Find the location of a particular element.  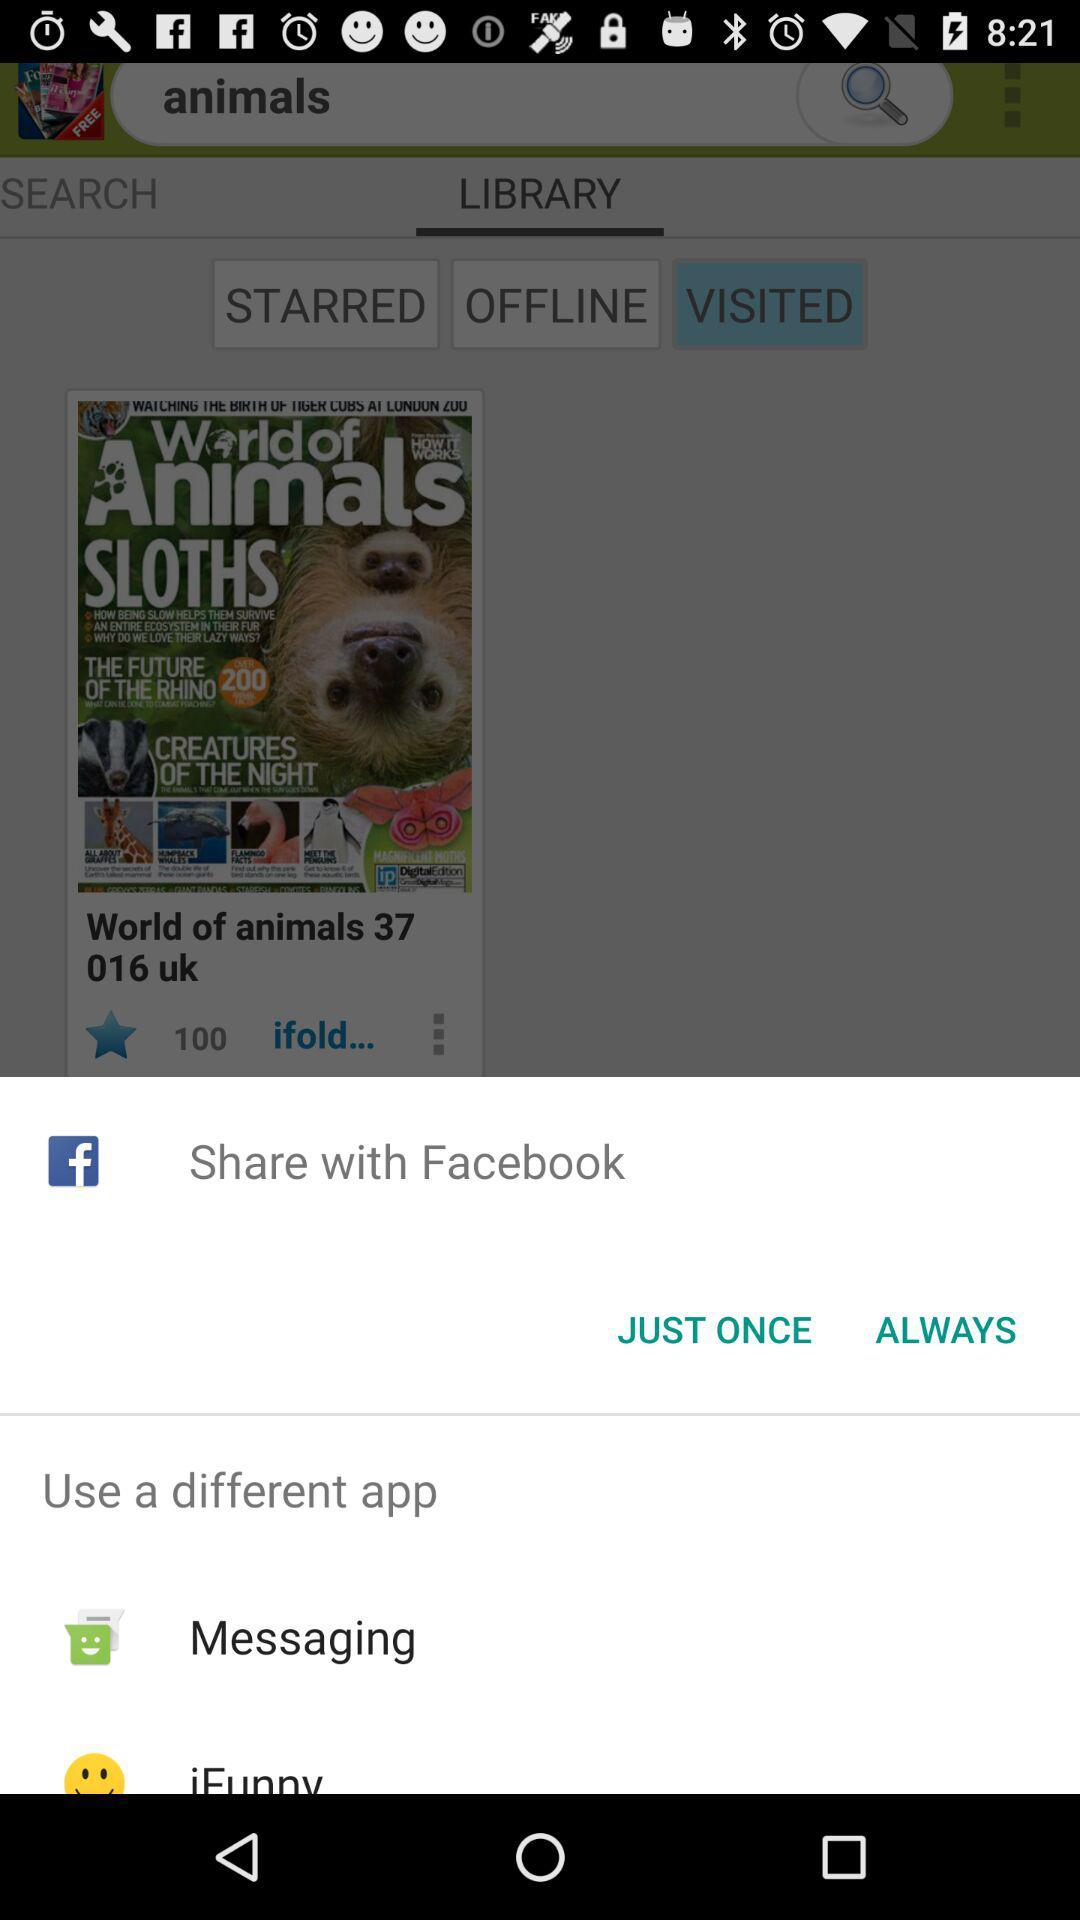

item to the left of always item is located at coordinates (713, 1329).